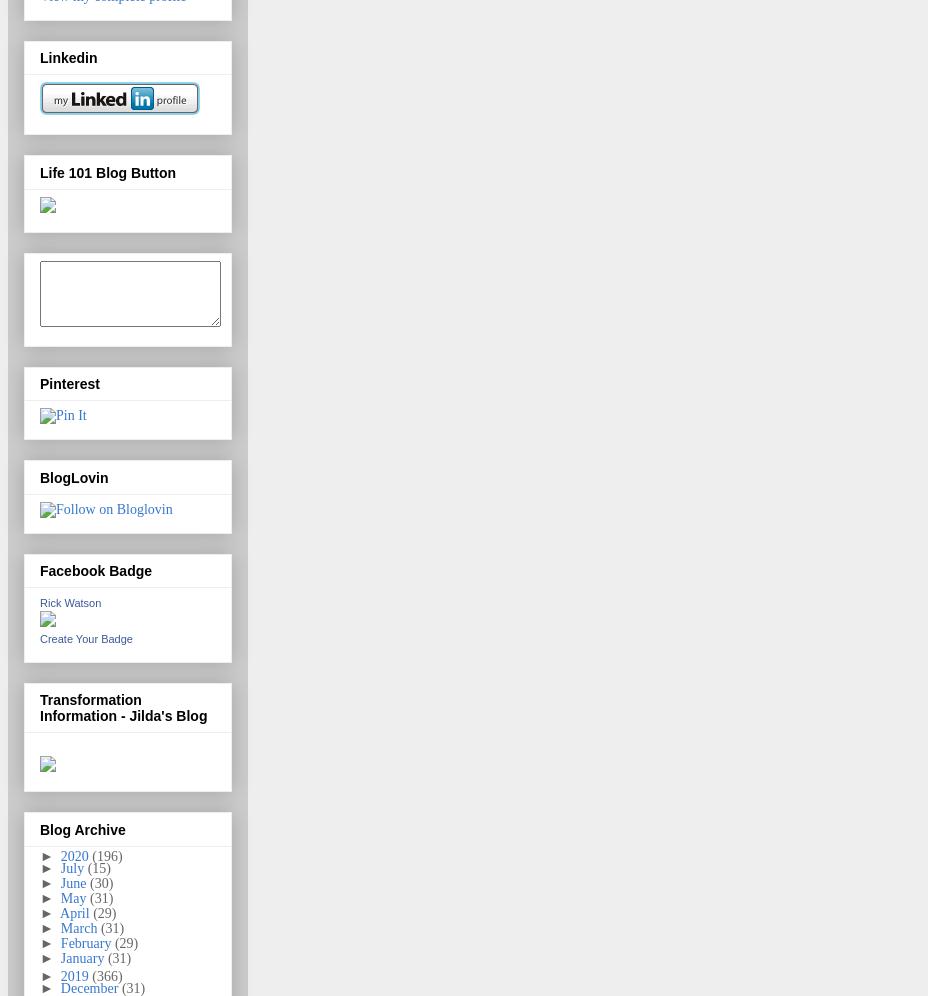 This screenshot has height=996, width=928. What do you see at coordinates (107, 172) in the screenshot?
I see `'Life 101 Blog Button'` at bounding box center [107, 172].